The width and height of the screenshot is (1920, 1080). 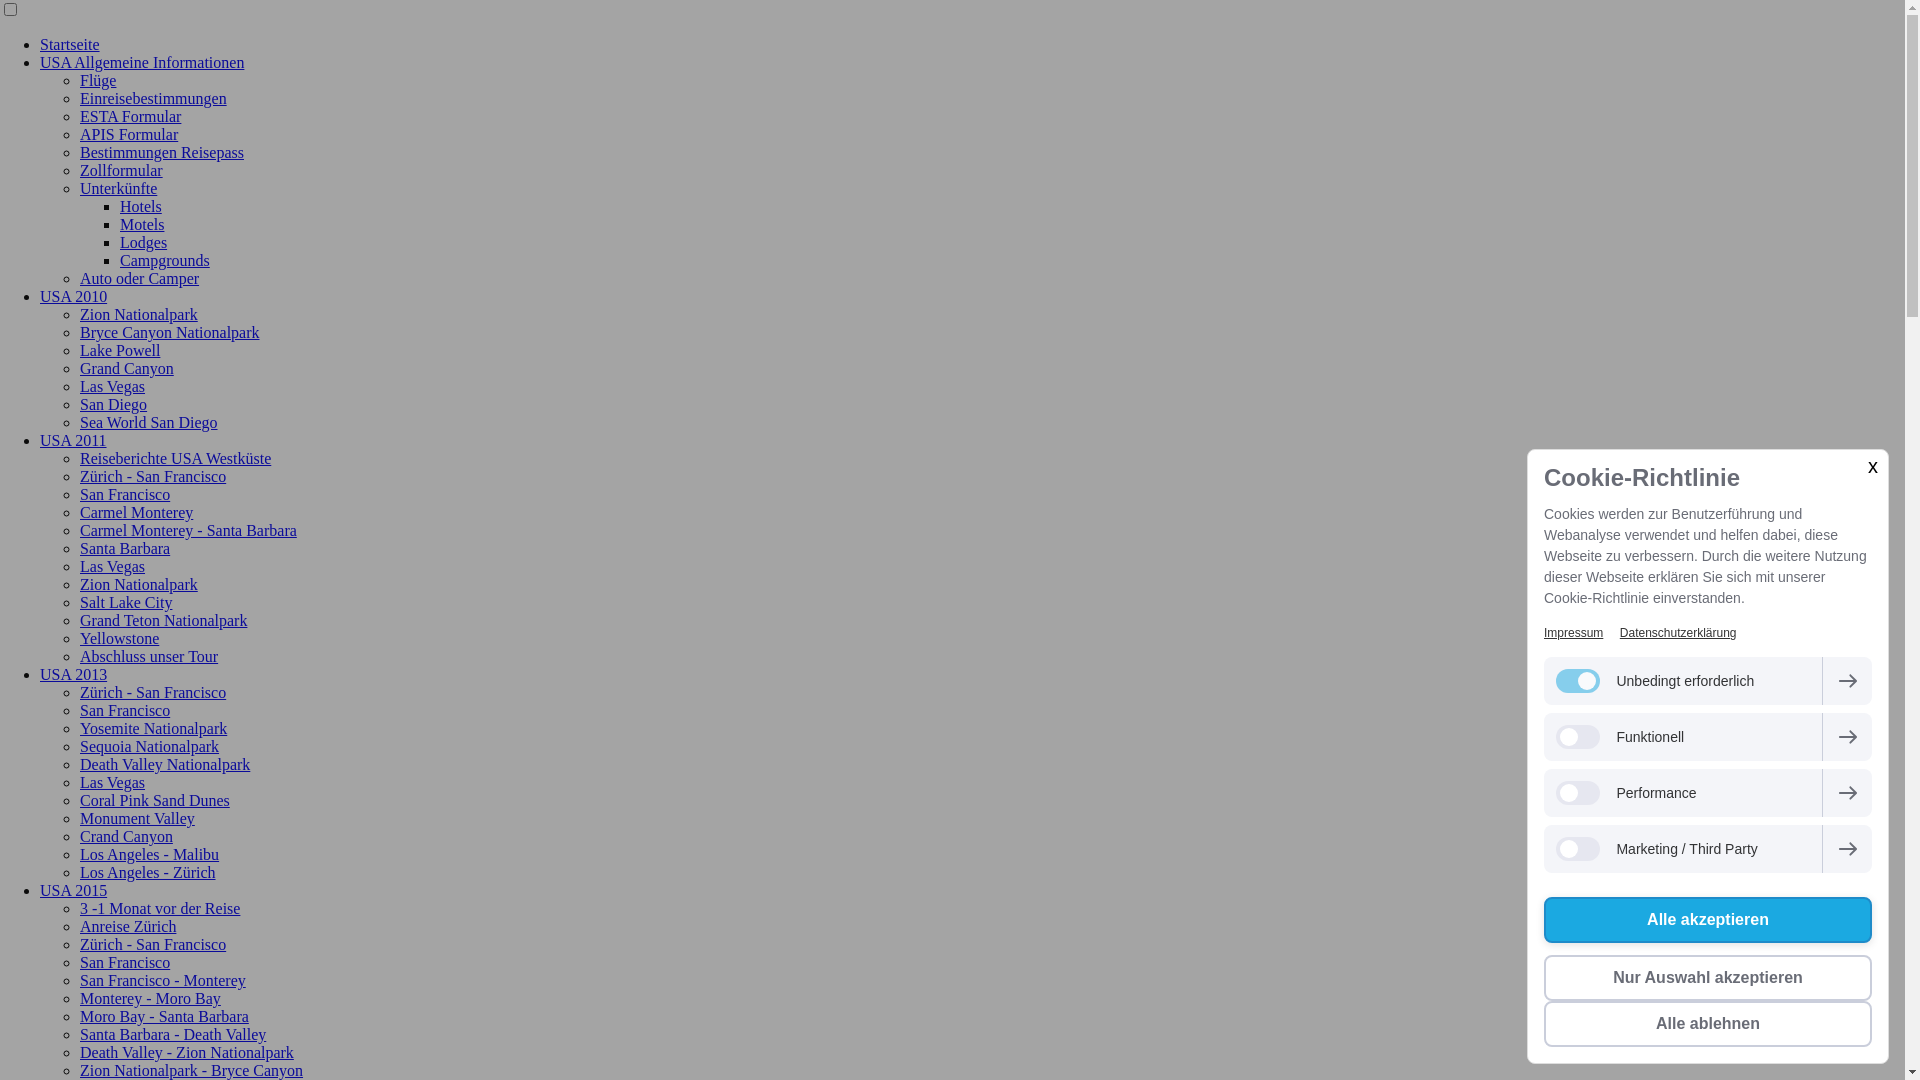 What do you see at coordinates (129, 116) in the screenshot?
I see `'ESTA Formular'` at bounding box center [129, 116].